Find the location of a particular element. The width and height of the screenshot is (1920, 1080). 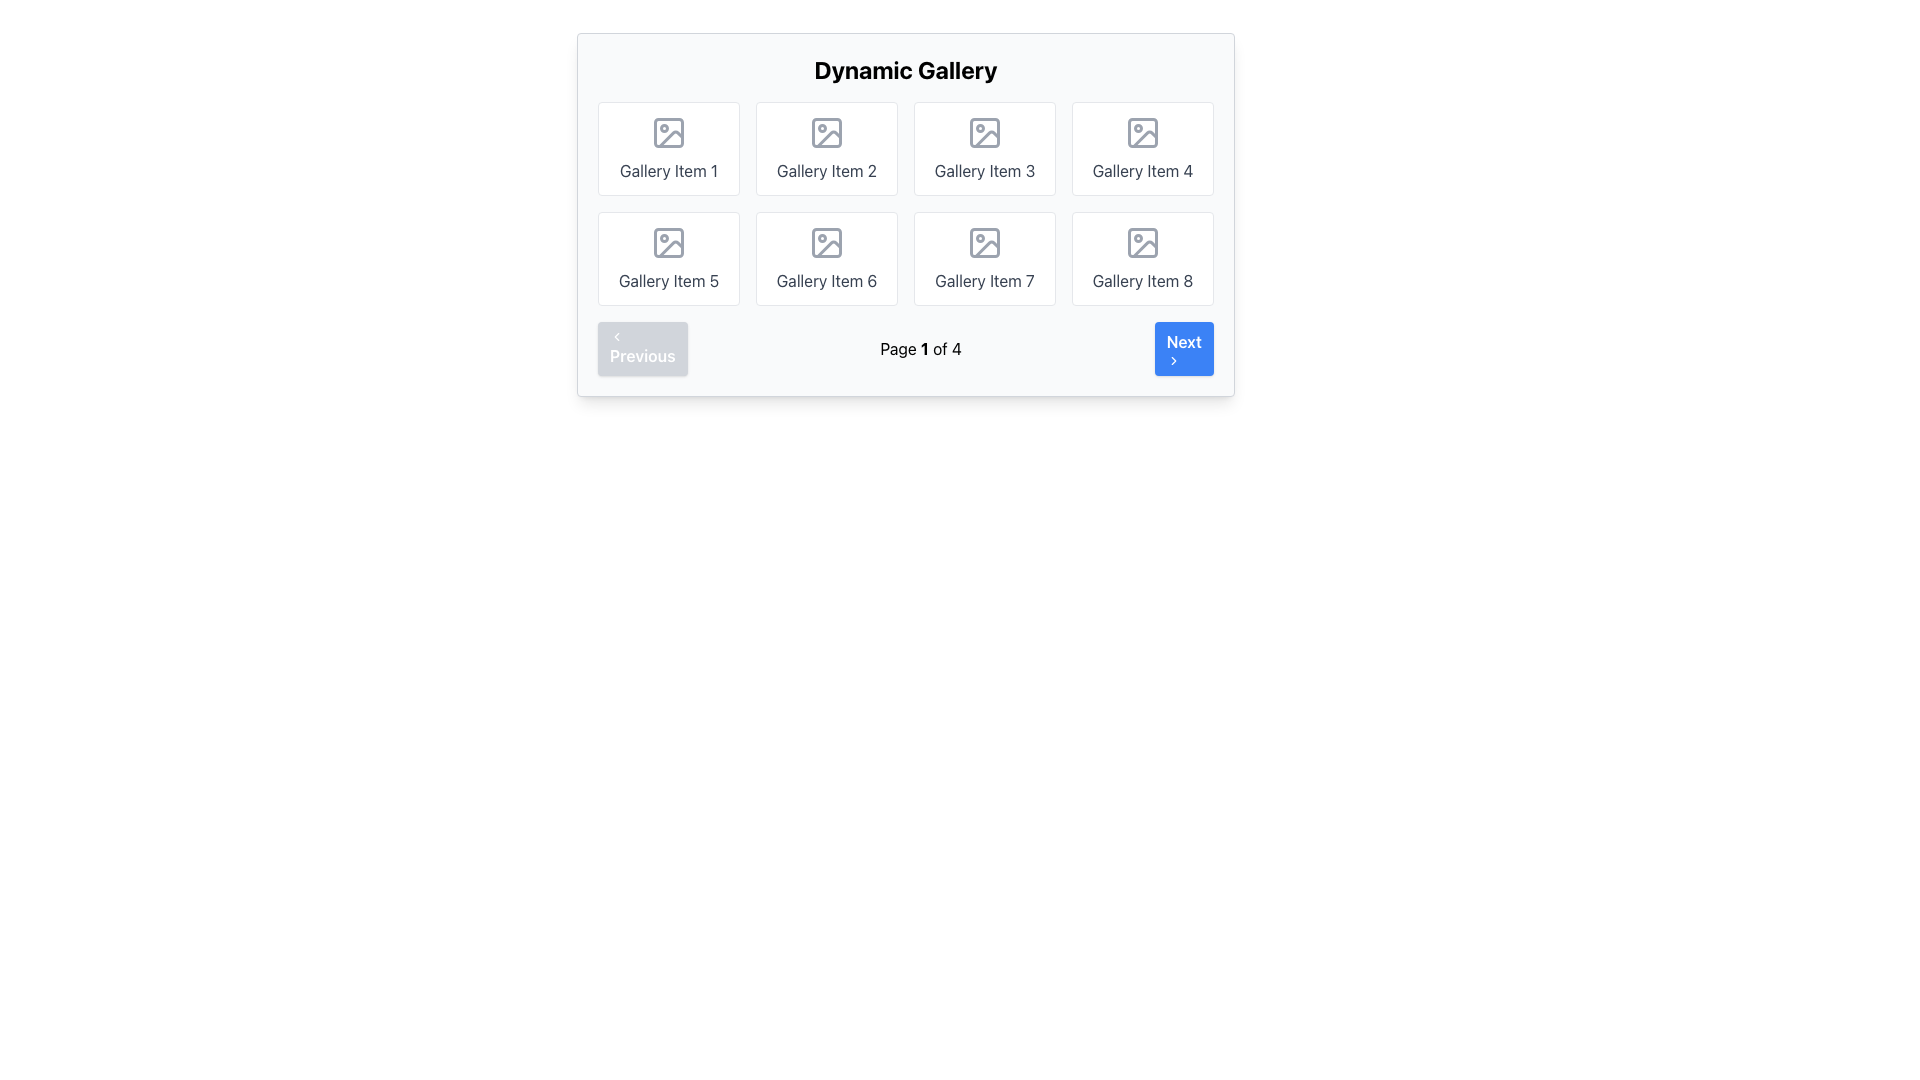

the navigation button located at the bottom-right corner of the interface, next to the text label 'Page 1 of 4', to change its color is located at coordinates (1184, 347).